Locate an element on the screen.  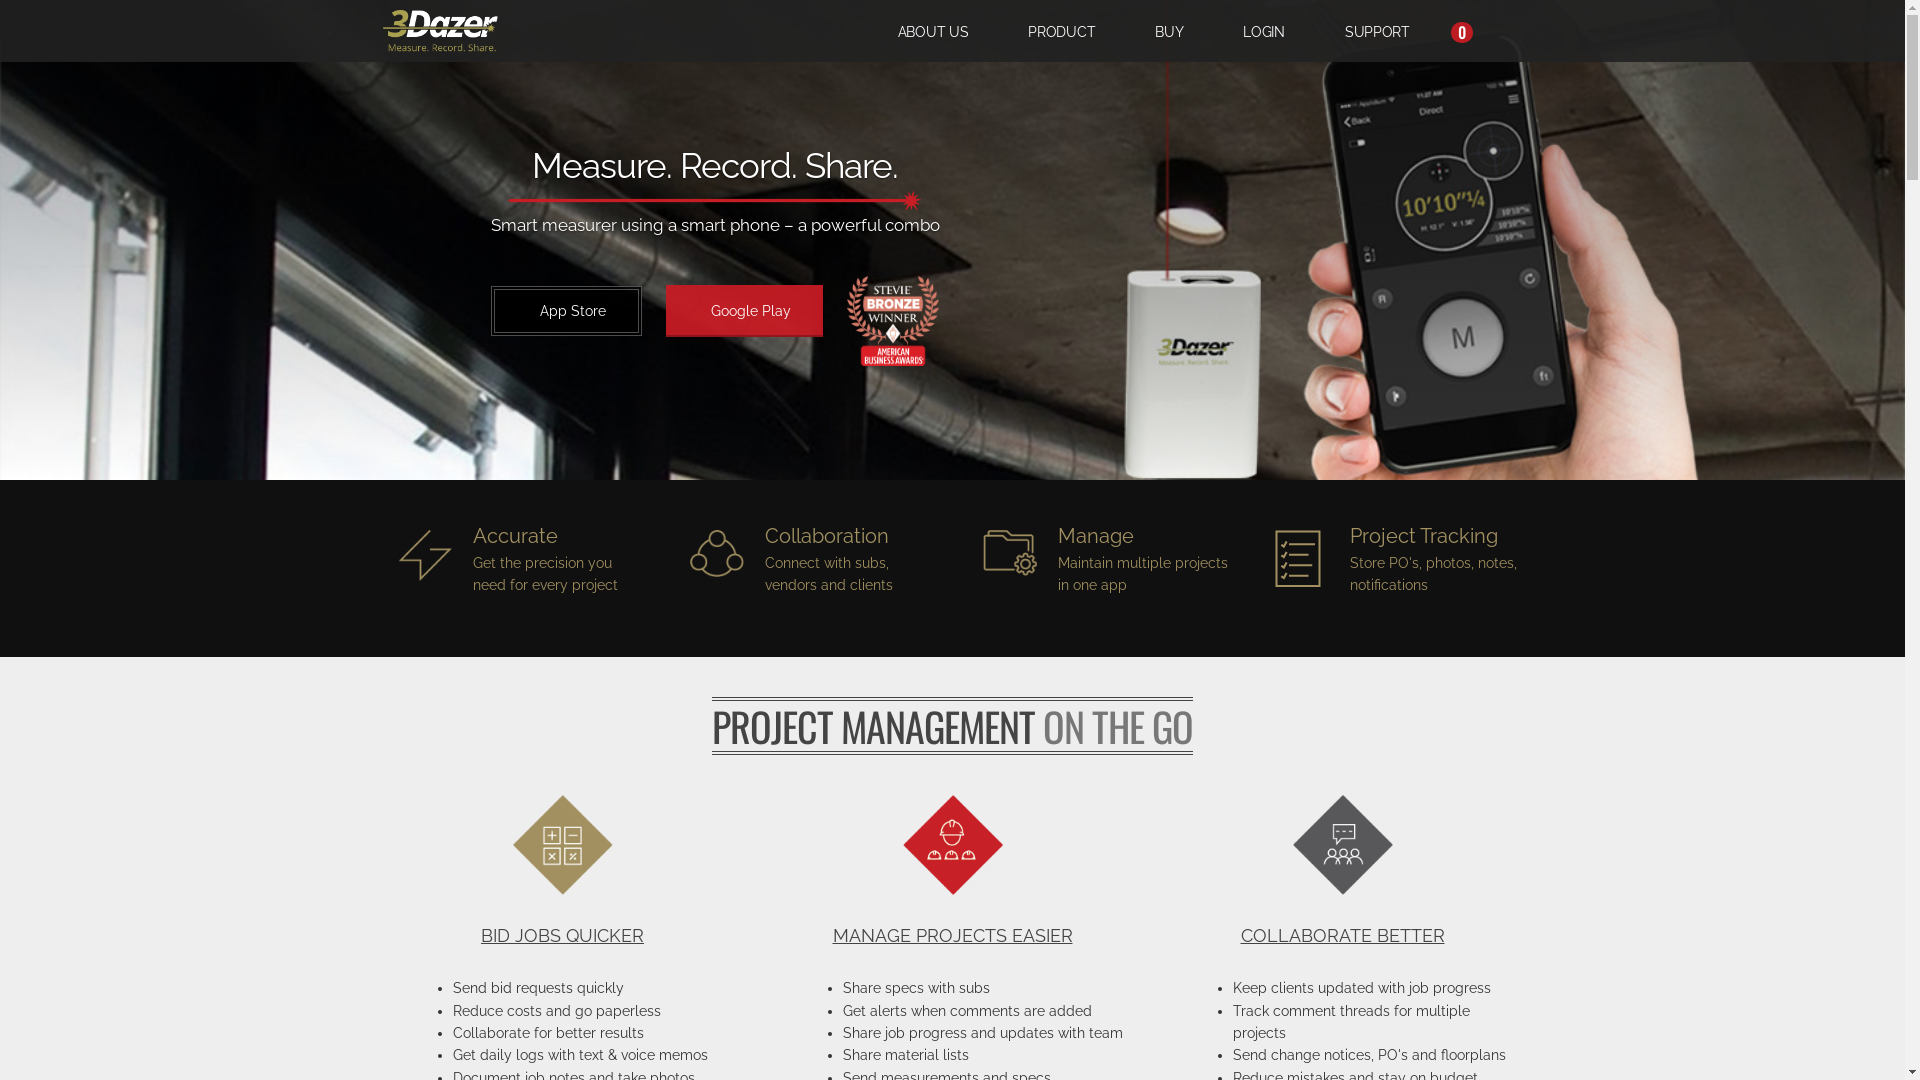
'BID JOBS QUICKER' is located at coordinates (560, 936).